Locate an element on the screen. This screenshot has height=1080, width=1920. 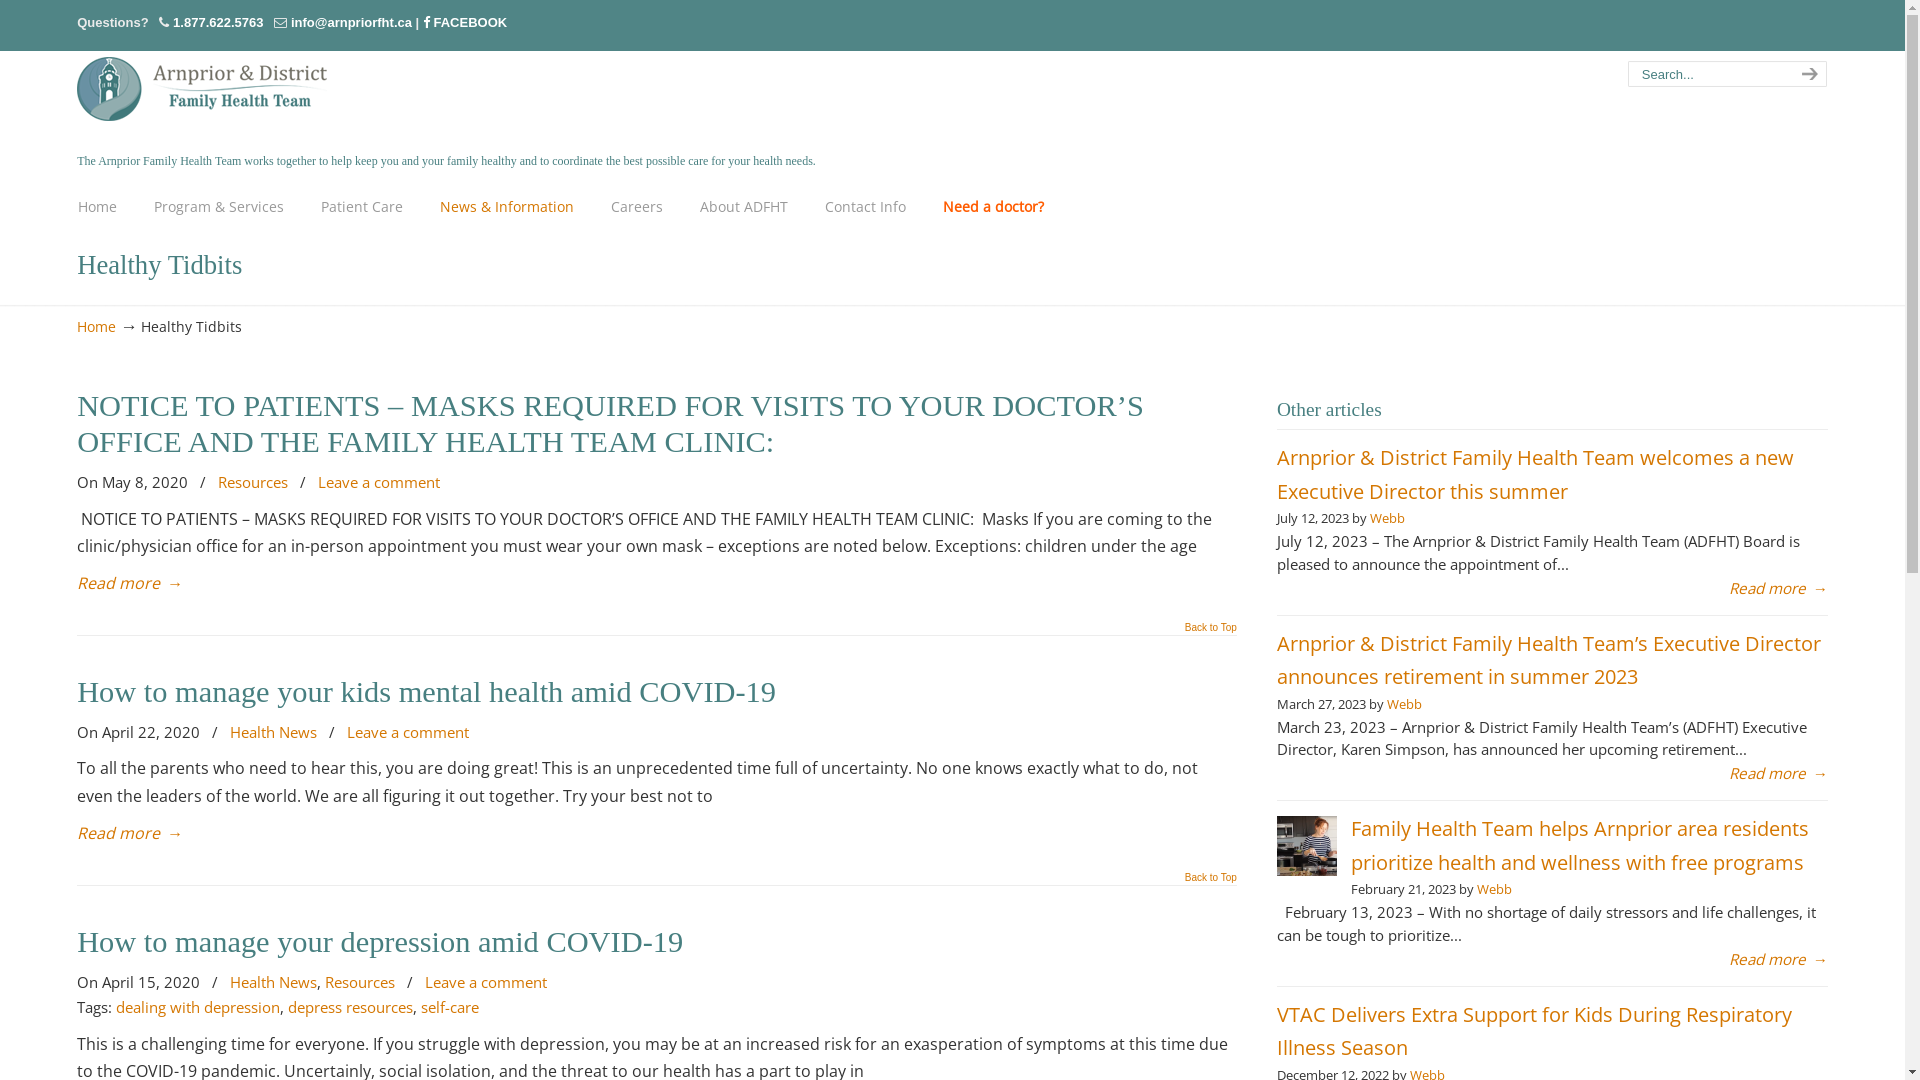
'Contact Info' is located at coordinates (805, 207).